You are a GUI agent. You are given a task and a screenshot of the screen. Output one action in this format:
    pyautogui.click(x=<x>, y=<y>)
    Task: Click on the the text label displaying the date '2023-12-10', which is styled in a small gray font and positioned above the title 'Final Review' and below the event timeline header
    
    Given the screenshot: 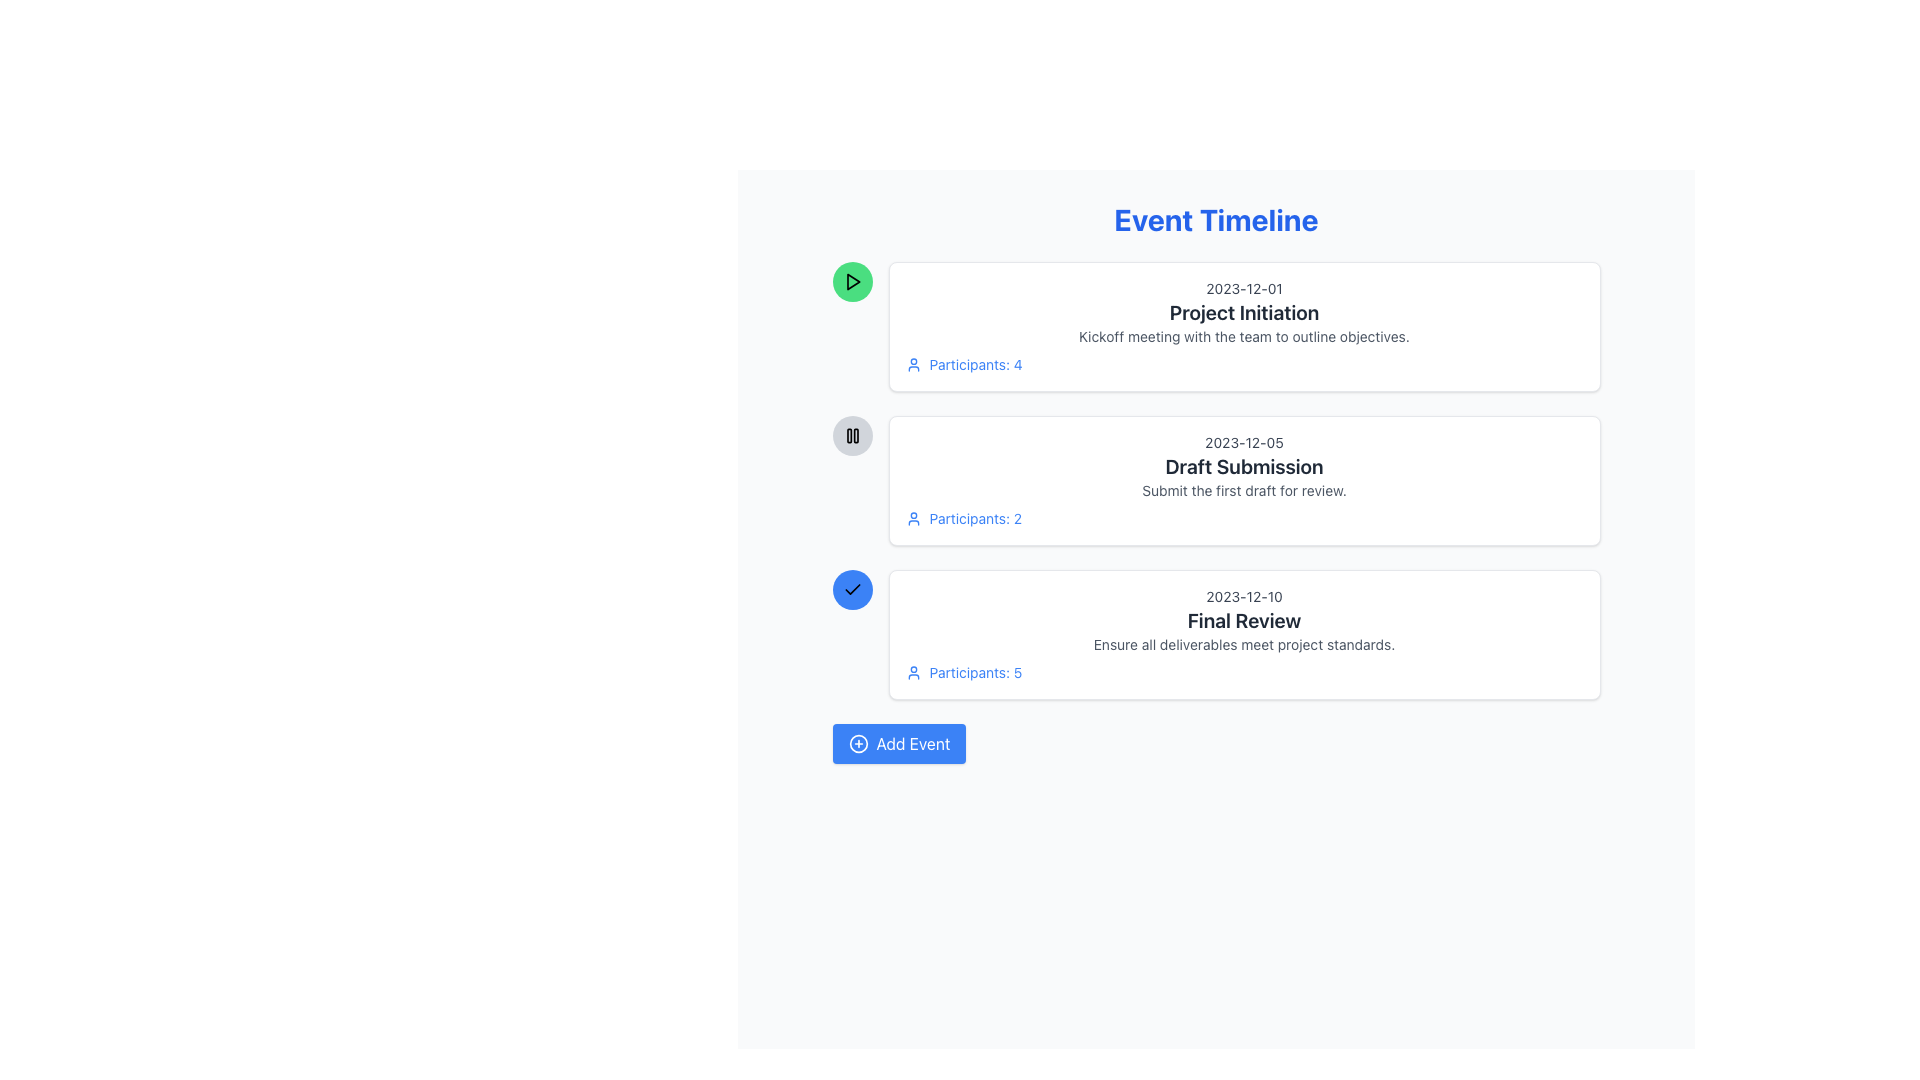 What is the action you would take?
    pyautogui.click(x=1243, y=596)
    